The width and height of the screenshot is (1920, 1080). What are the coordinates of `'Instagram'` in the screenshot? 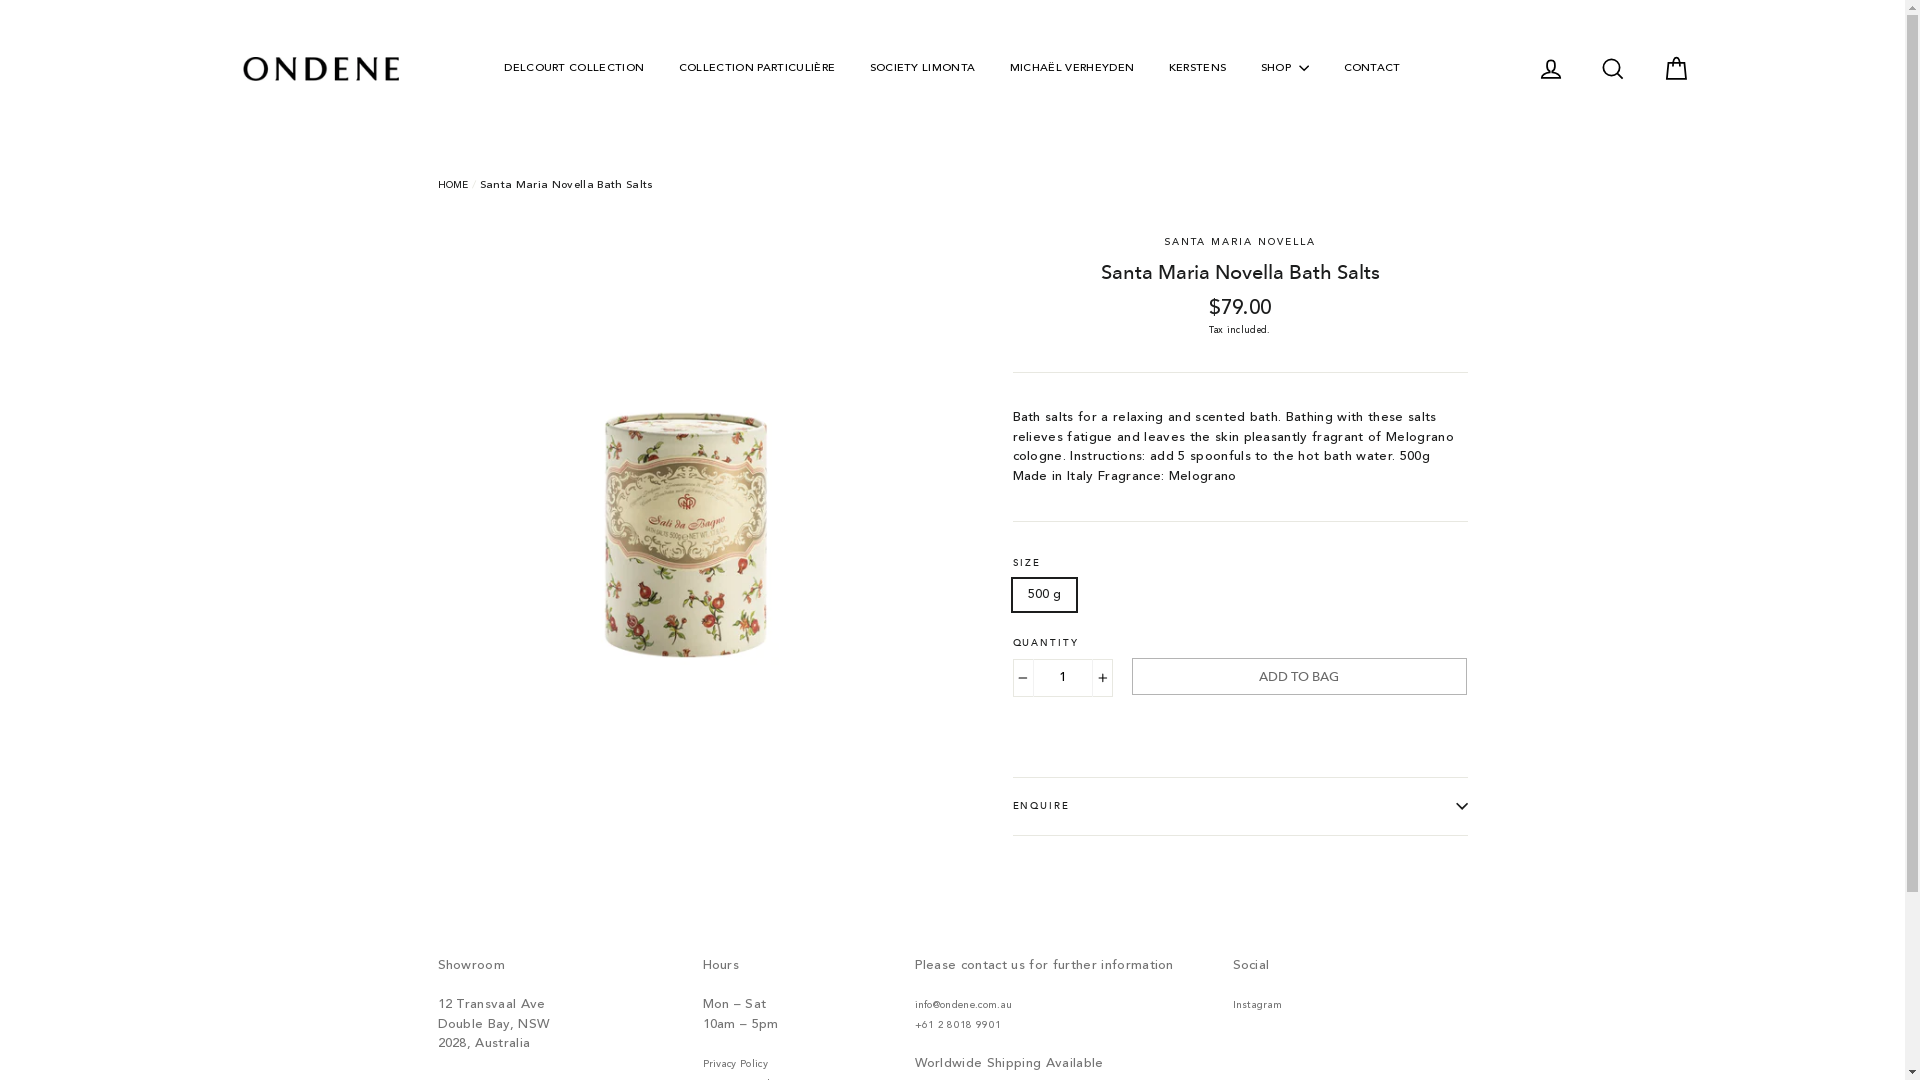 It's located at (1256, 1005).